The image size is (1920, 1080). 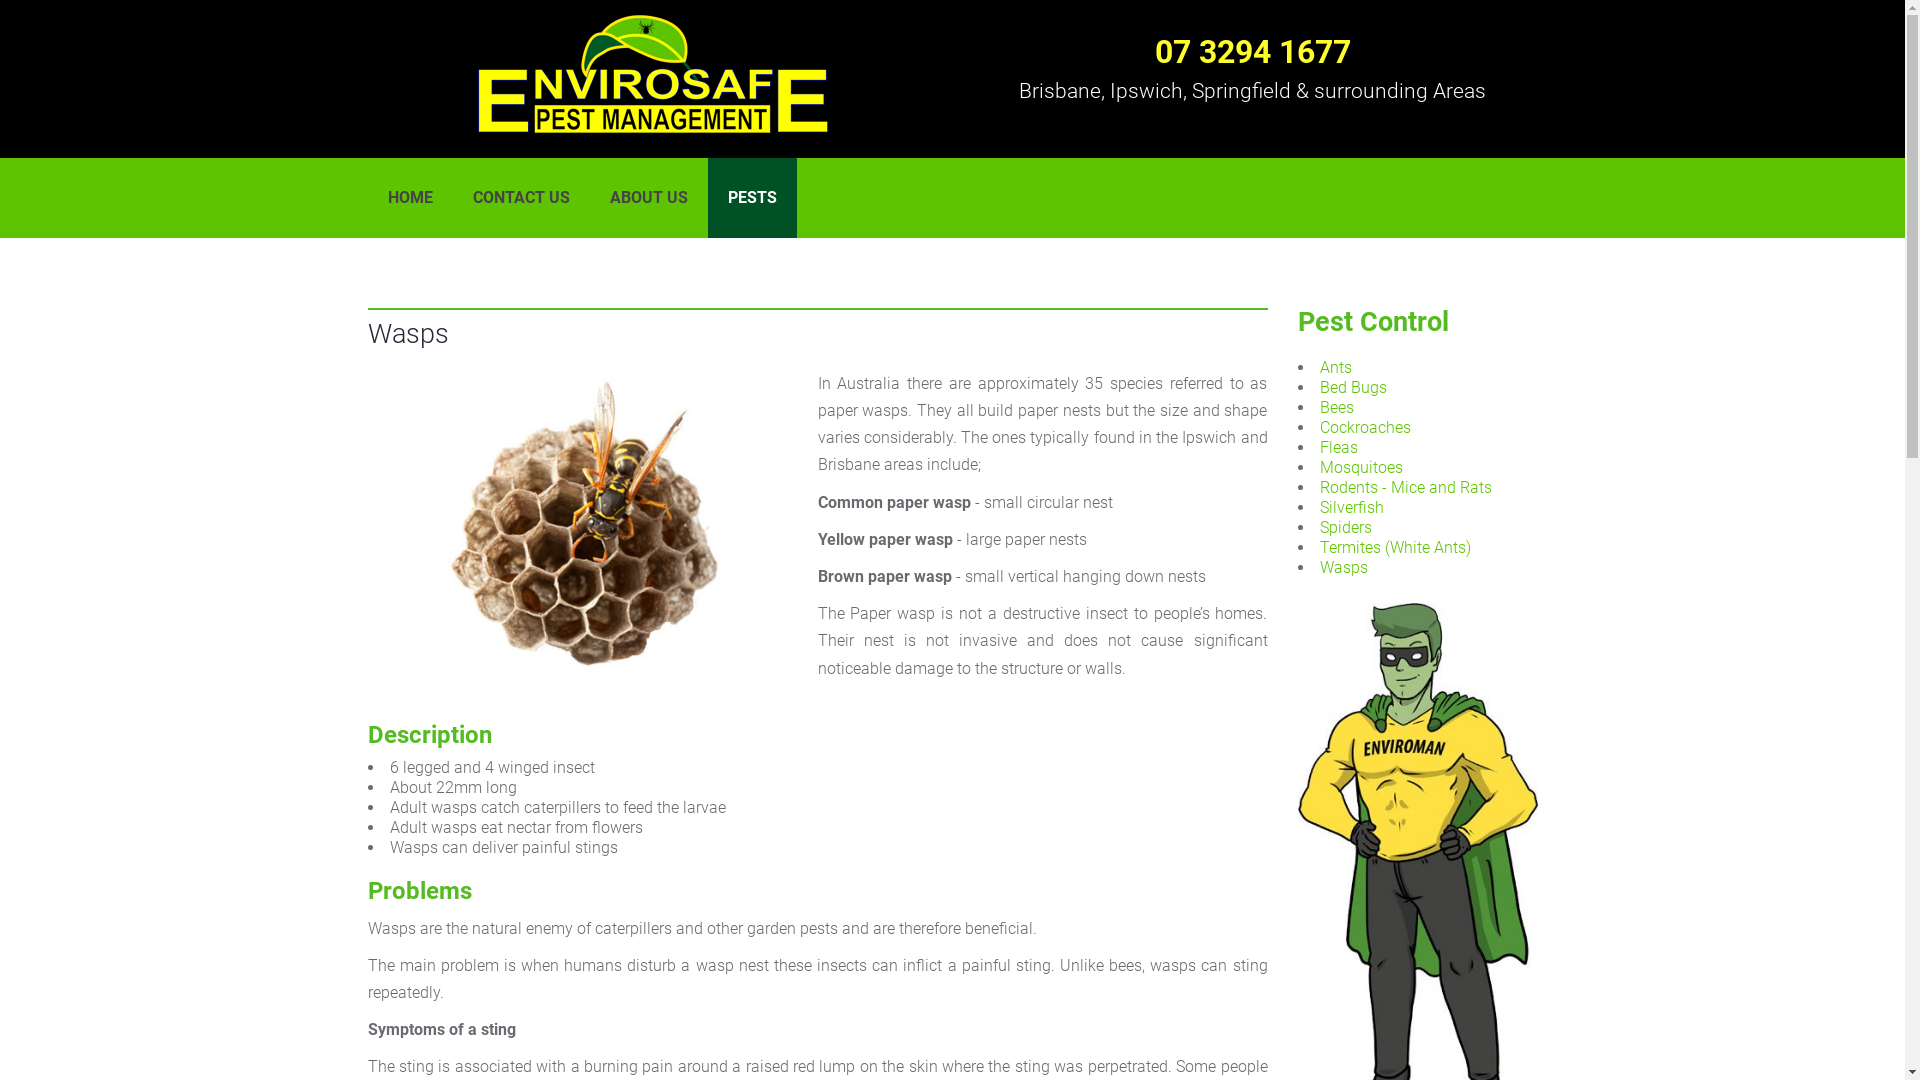 I want to click on 'CONTACT US', so click(x=520, y=197).